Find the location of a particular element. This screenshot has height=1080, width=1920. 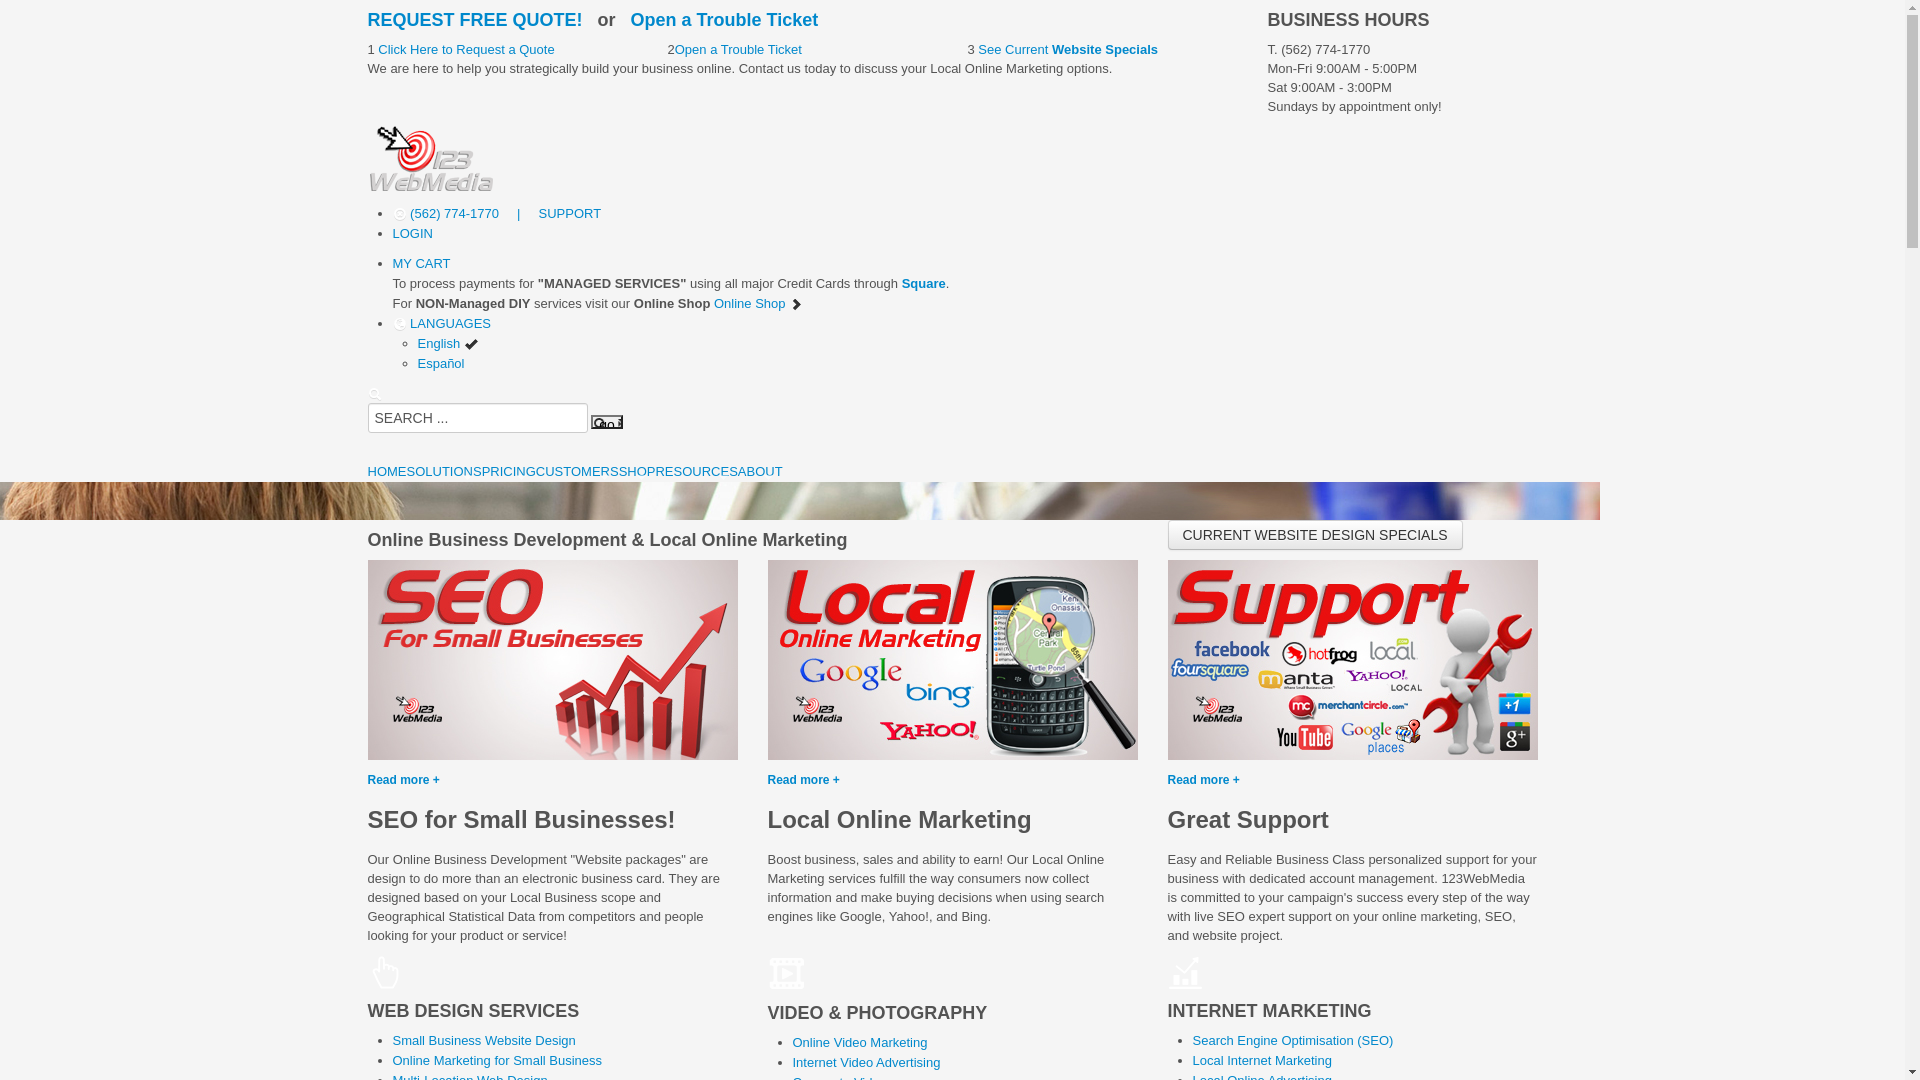

'Internet Video Advertising' is located at coordinates (791, 1061).